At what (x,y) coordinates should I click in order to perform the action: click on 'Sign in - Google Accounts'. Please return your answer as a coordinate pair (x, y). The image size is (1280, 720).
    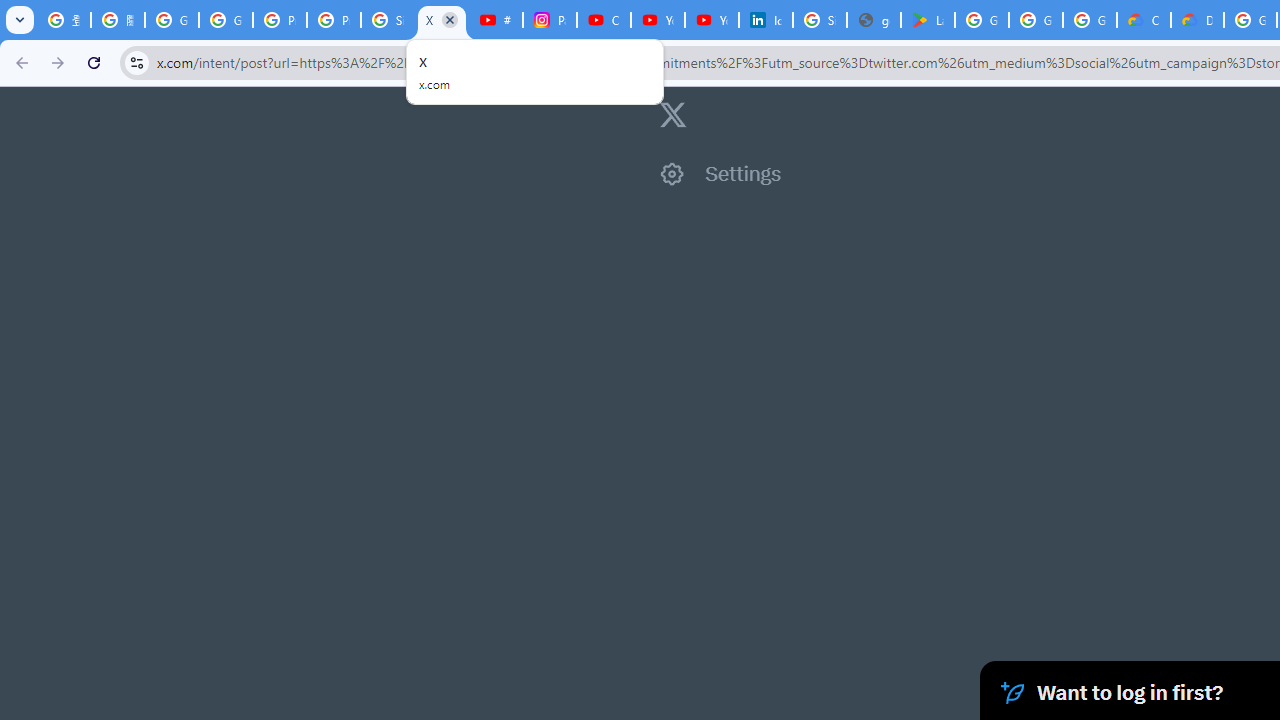
    Looking at the image, I should click on (387, 20).